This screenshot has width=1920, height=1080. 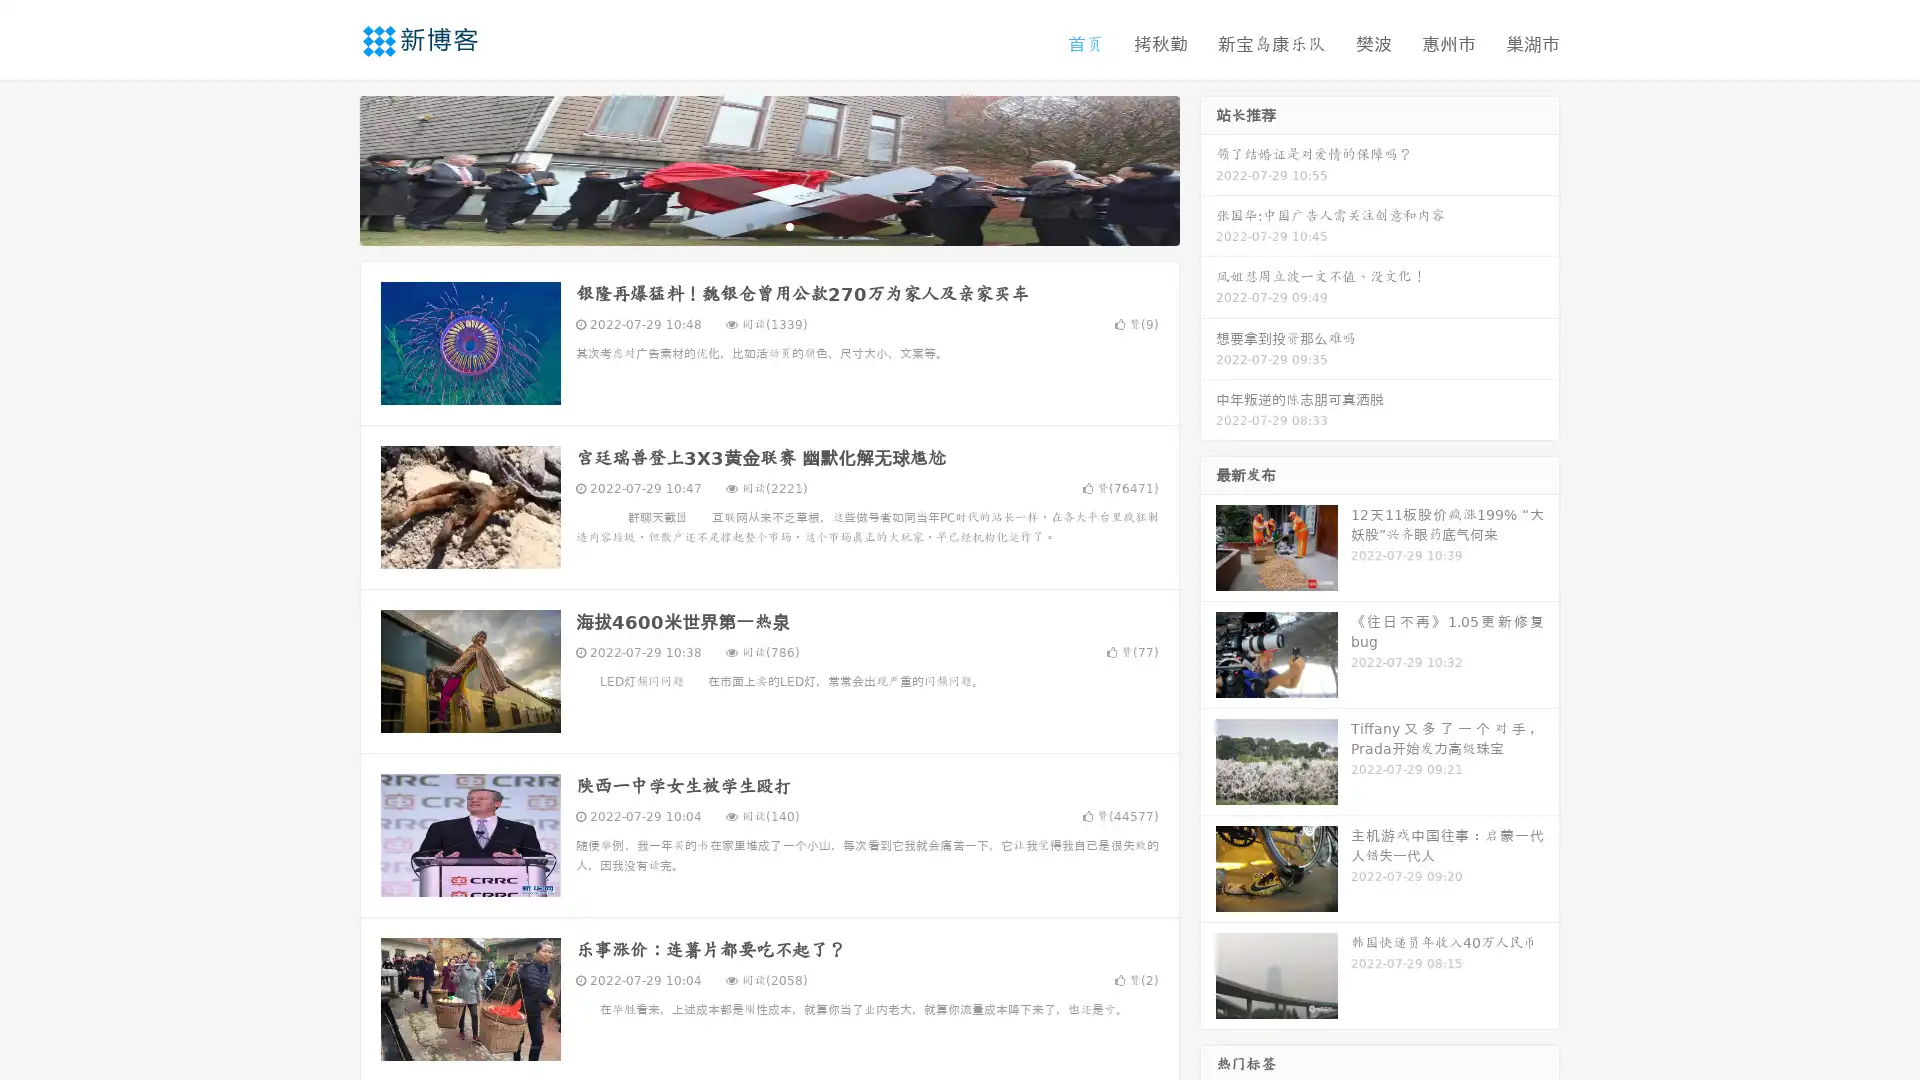 What do you see at coordinates (1208, 168) in the screenshot?
I see `Next slide` at bounding box center [1208, 168].